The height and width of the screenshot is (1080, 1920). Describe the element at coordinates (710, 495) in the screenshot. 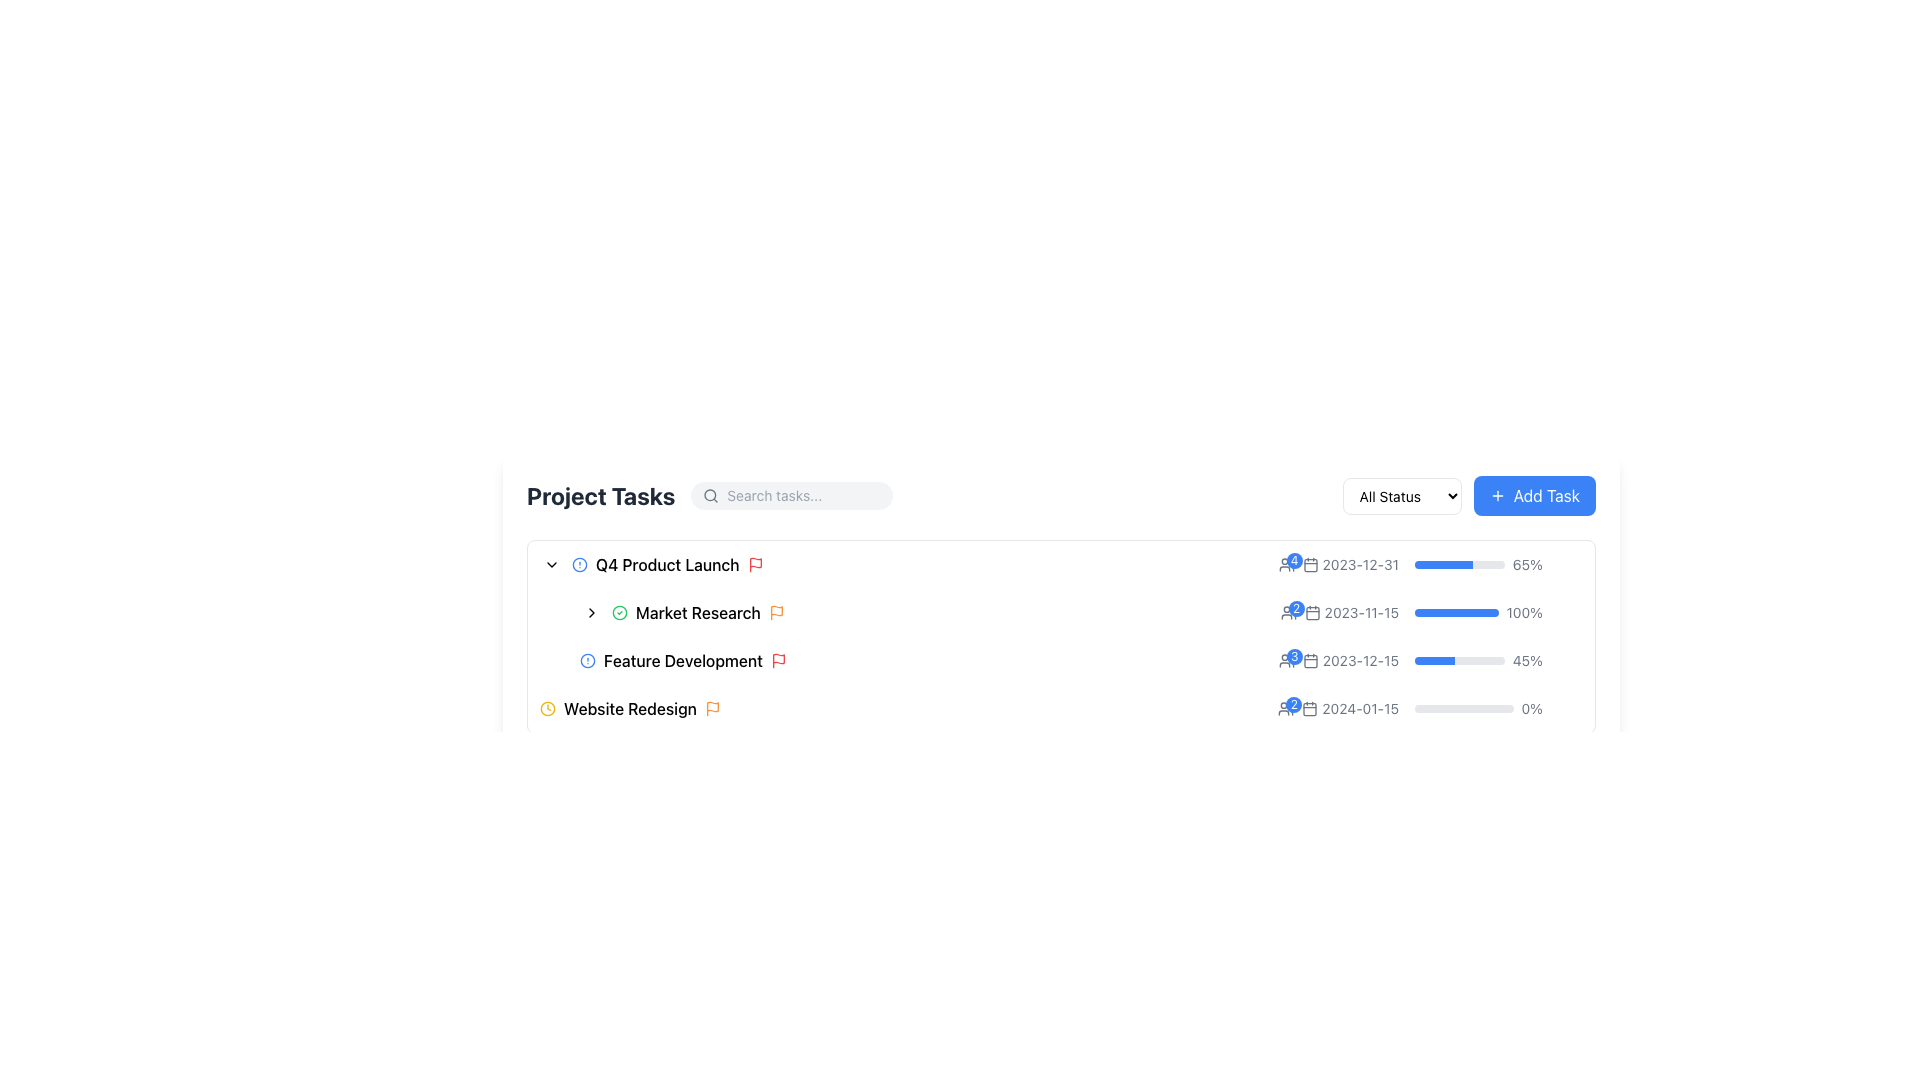

I see `the placeholder text in the search bar of the 'Project Tasks' header` at that location.